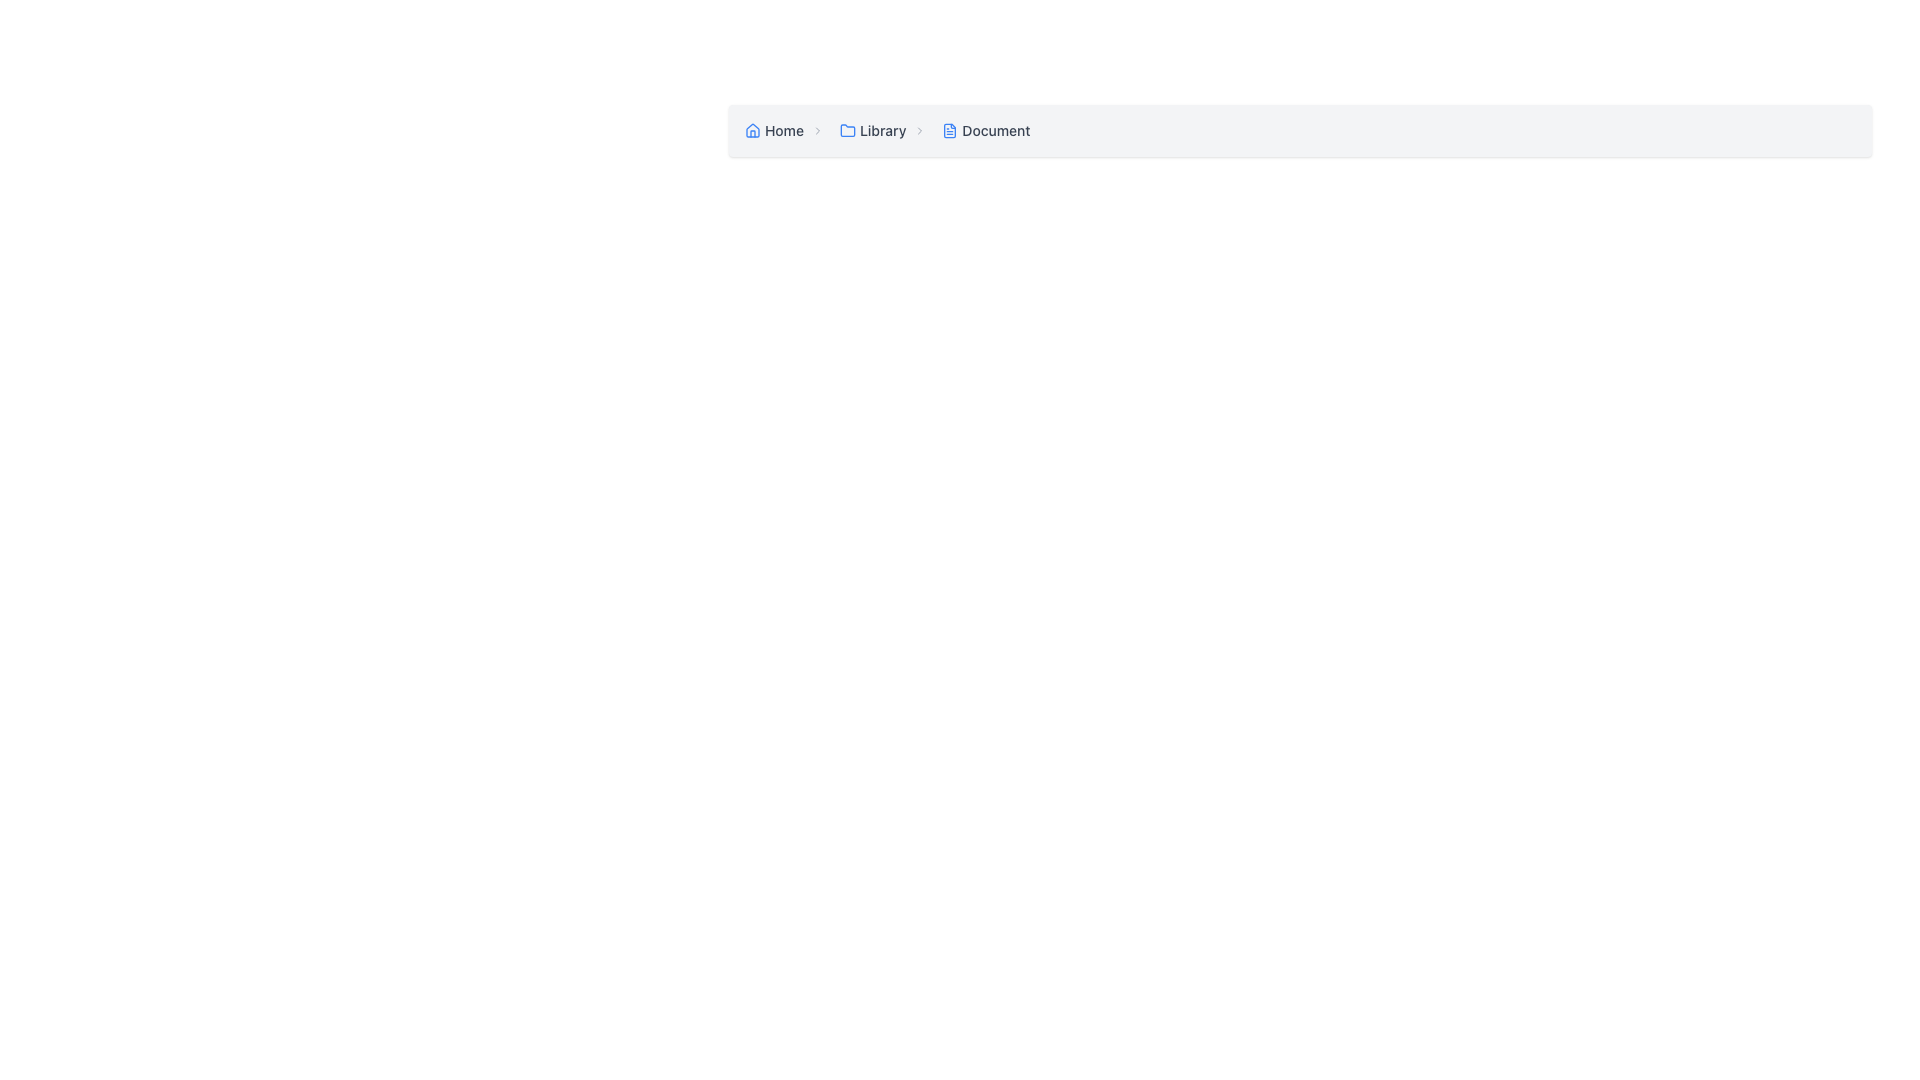 This screenshot has width=1920, height=1080. Describe the element at coordinates (783, 131) in the screenshot. I see `the 'Home' label in the breadcrumb navigation bar, which displays the word 'Home' in a medium-weight gray font, positioned between a house icon and a right-chevron icon` at that location.